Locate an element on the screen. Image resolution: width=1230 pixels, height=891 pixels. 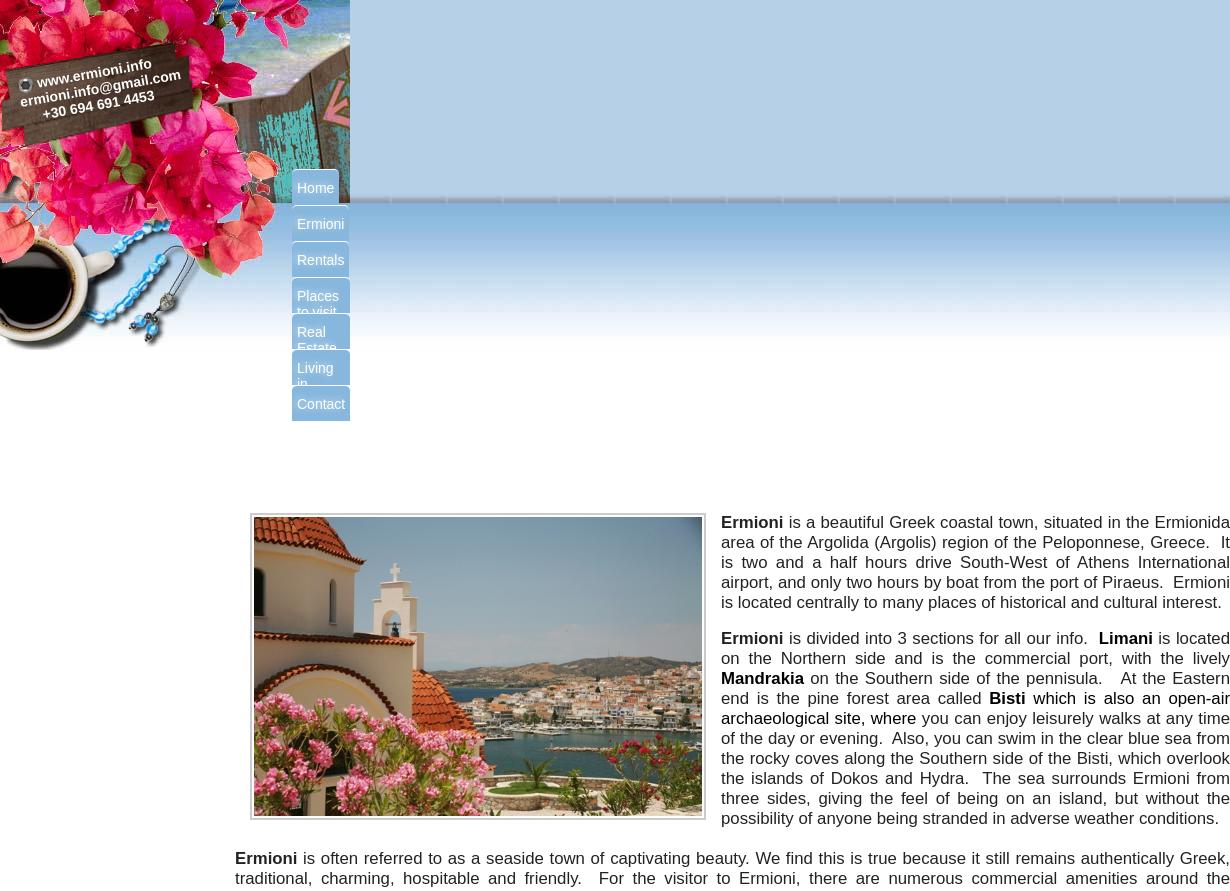
'which is also an open-air archaeological site, where' is located at coordinates (974, 707).